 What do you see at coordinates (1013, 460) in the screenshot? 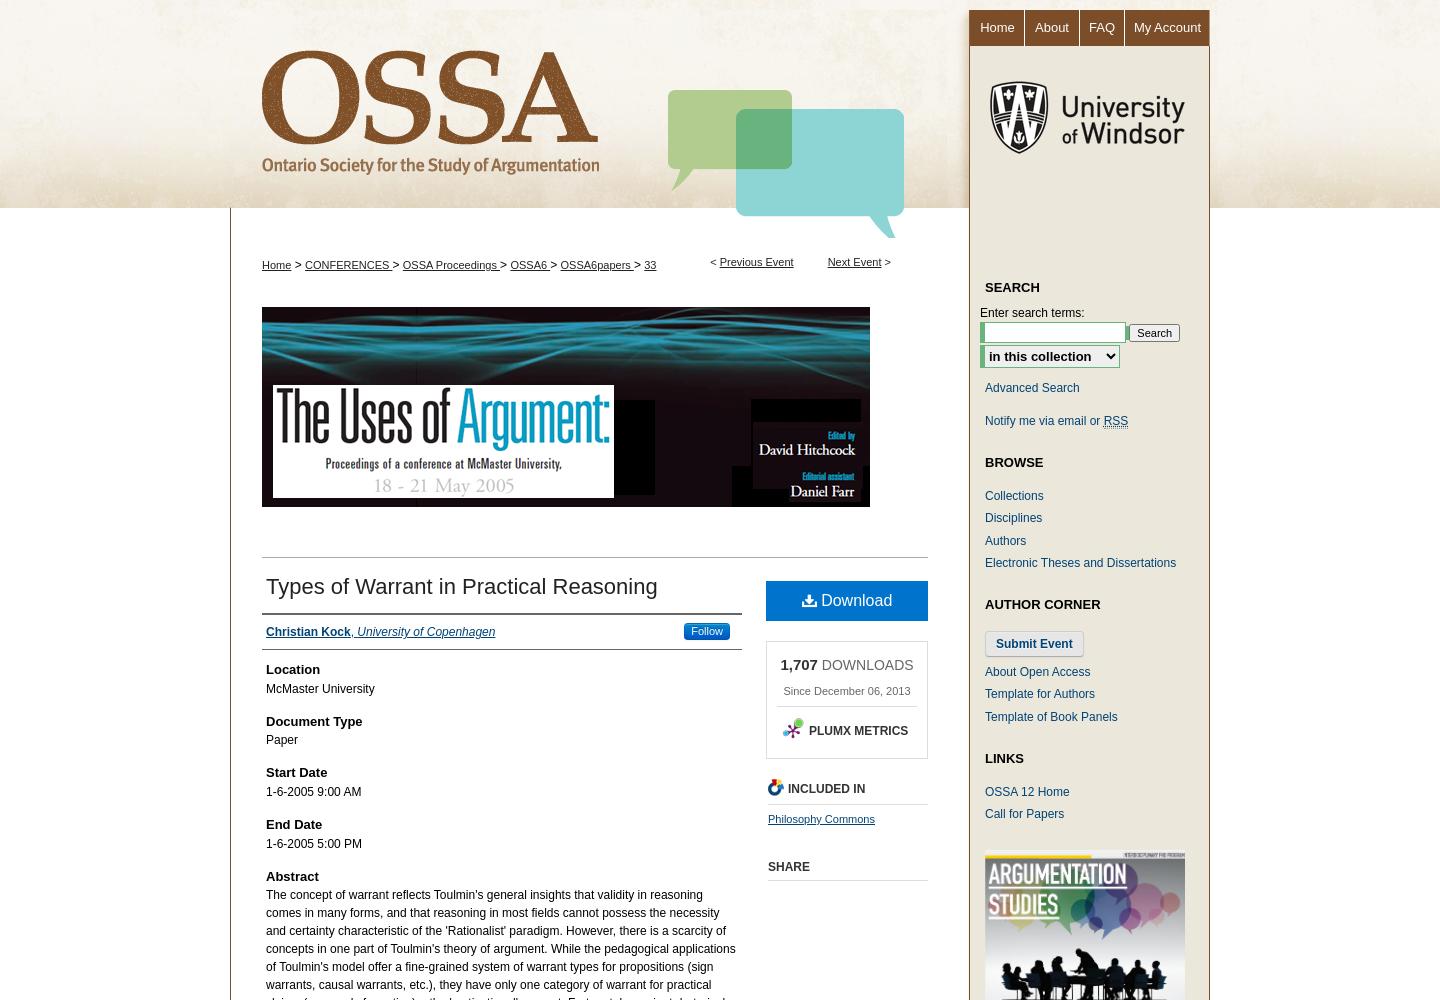
I see `'Browse'` at bounding box center [1013, 460].